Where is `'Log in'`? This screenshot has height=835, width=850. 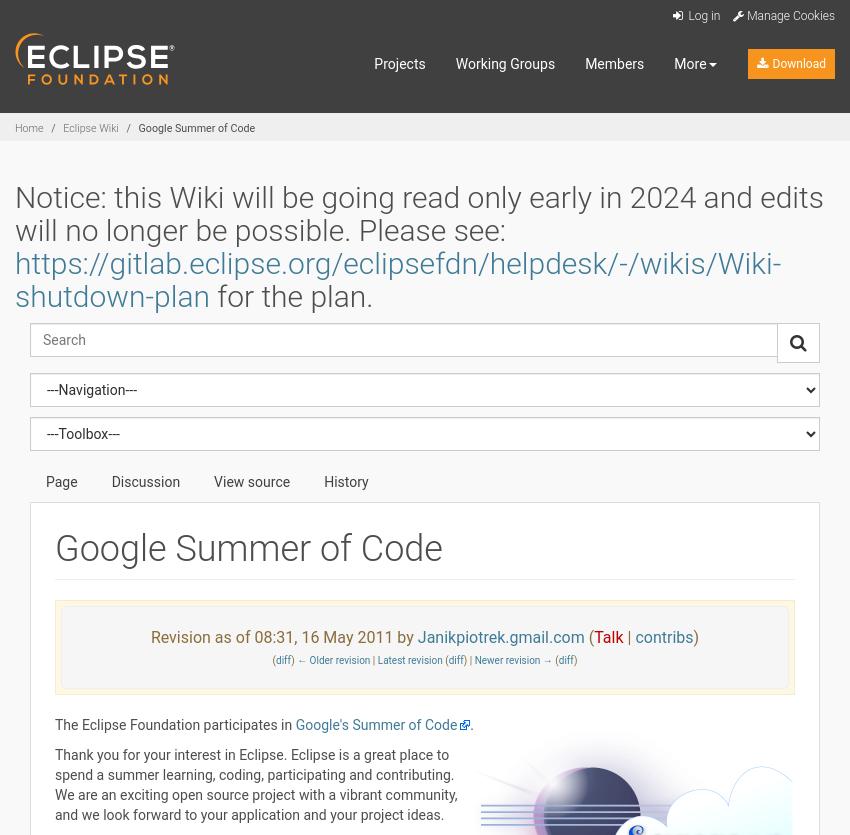
'Log in' is located at coordinates (701, 16).